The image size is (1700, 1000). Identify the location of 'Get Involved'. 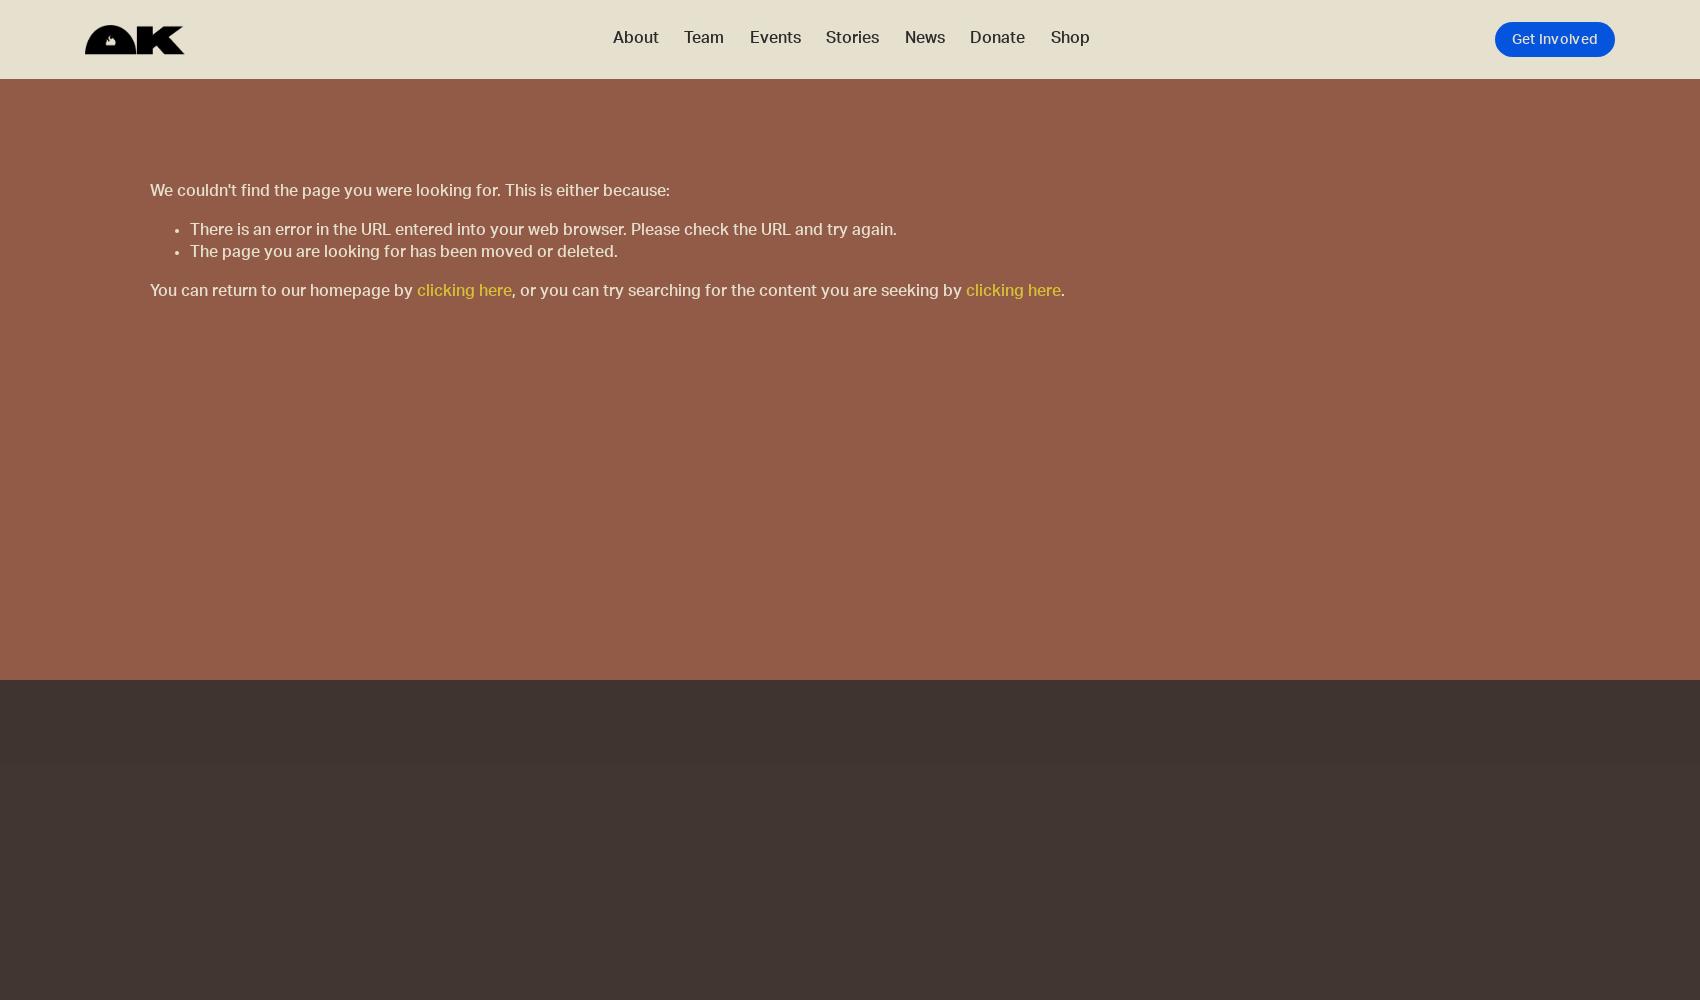
(1554, 39).